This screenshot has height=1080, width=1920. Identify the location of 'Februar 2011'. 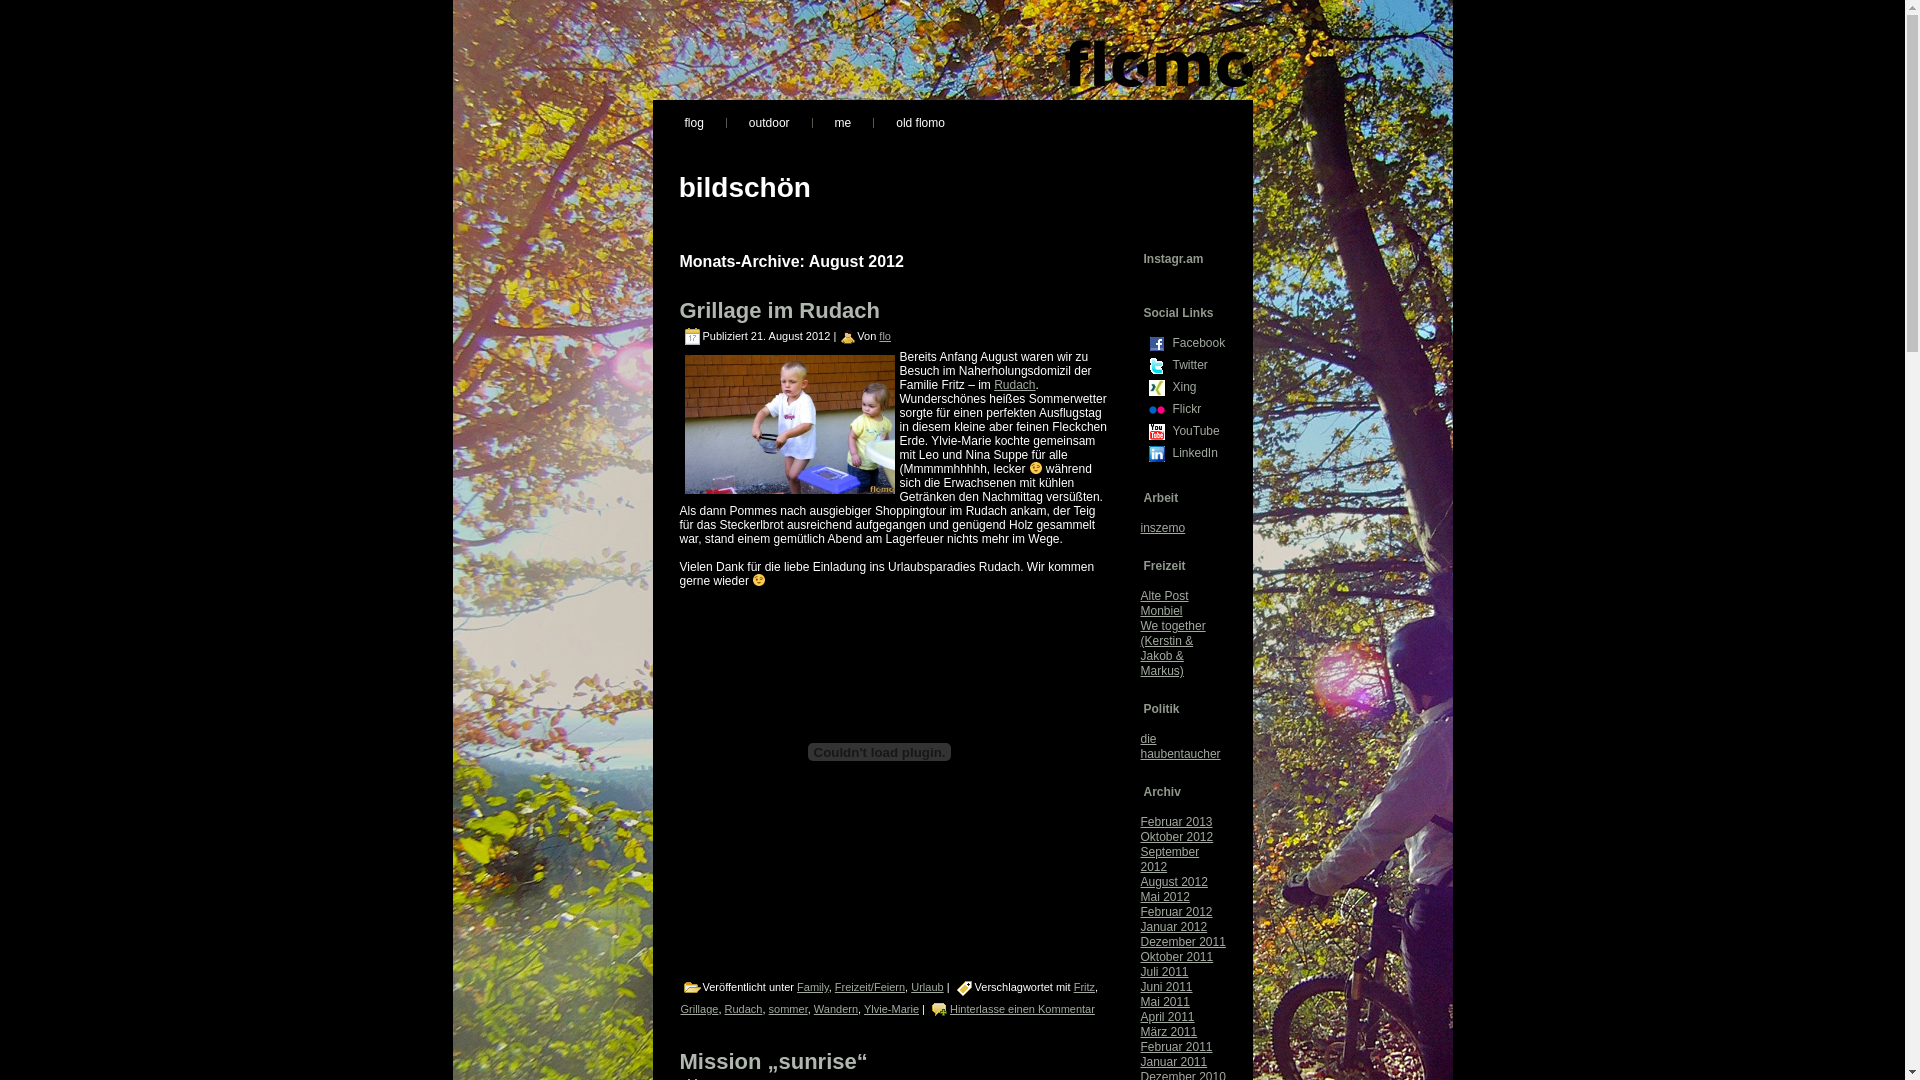
(1176, 1045).